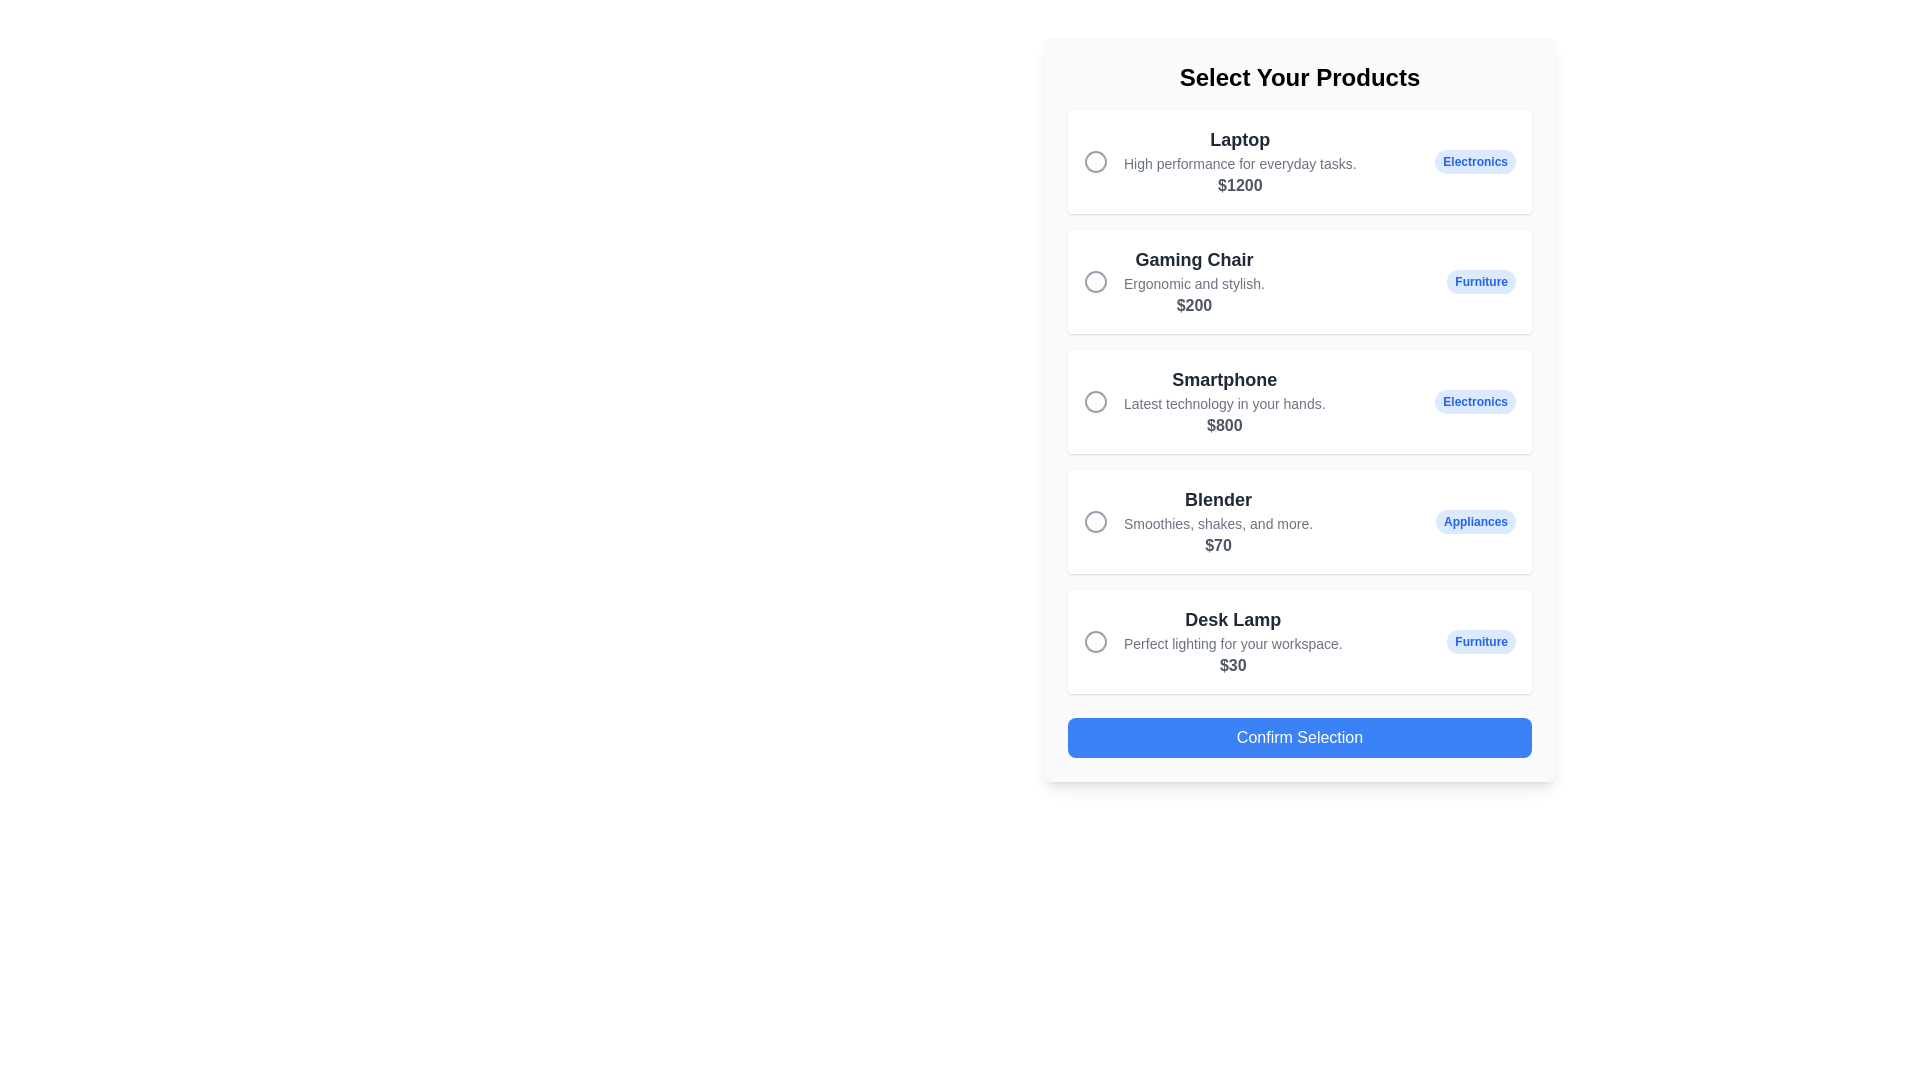  I want to click on the 'Furniture' label badge with a blue background positioned to the right of the '$200' text under the 'Select Your Products' section, associated with the 'Gaming Chair', so click(1481, 281).